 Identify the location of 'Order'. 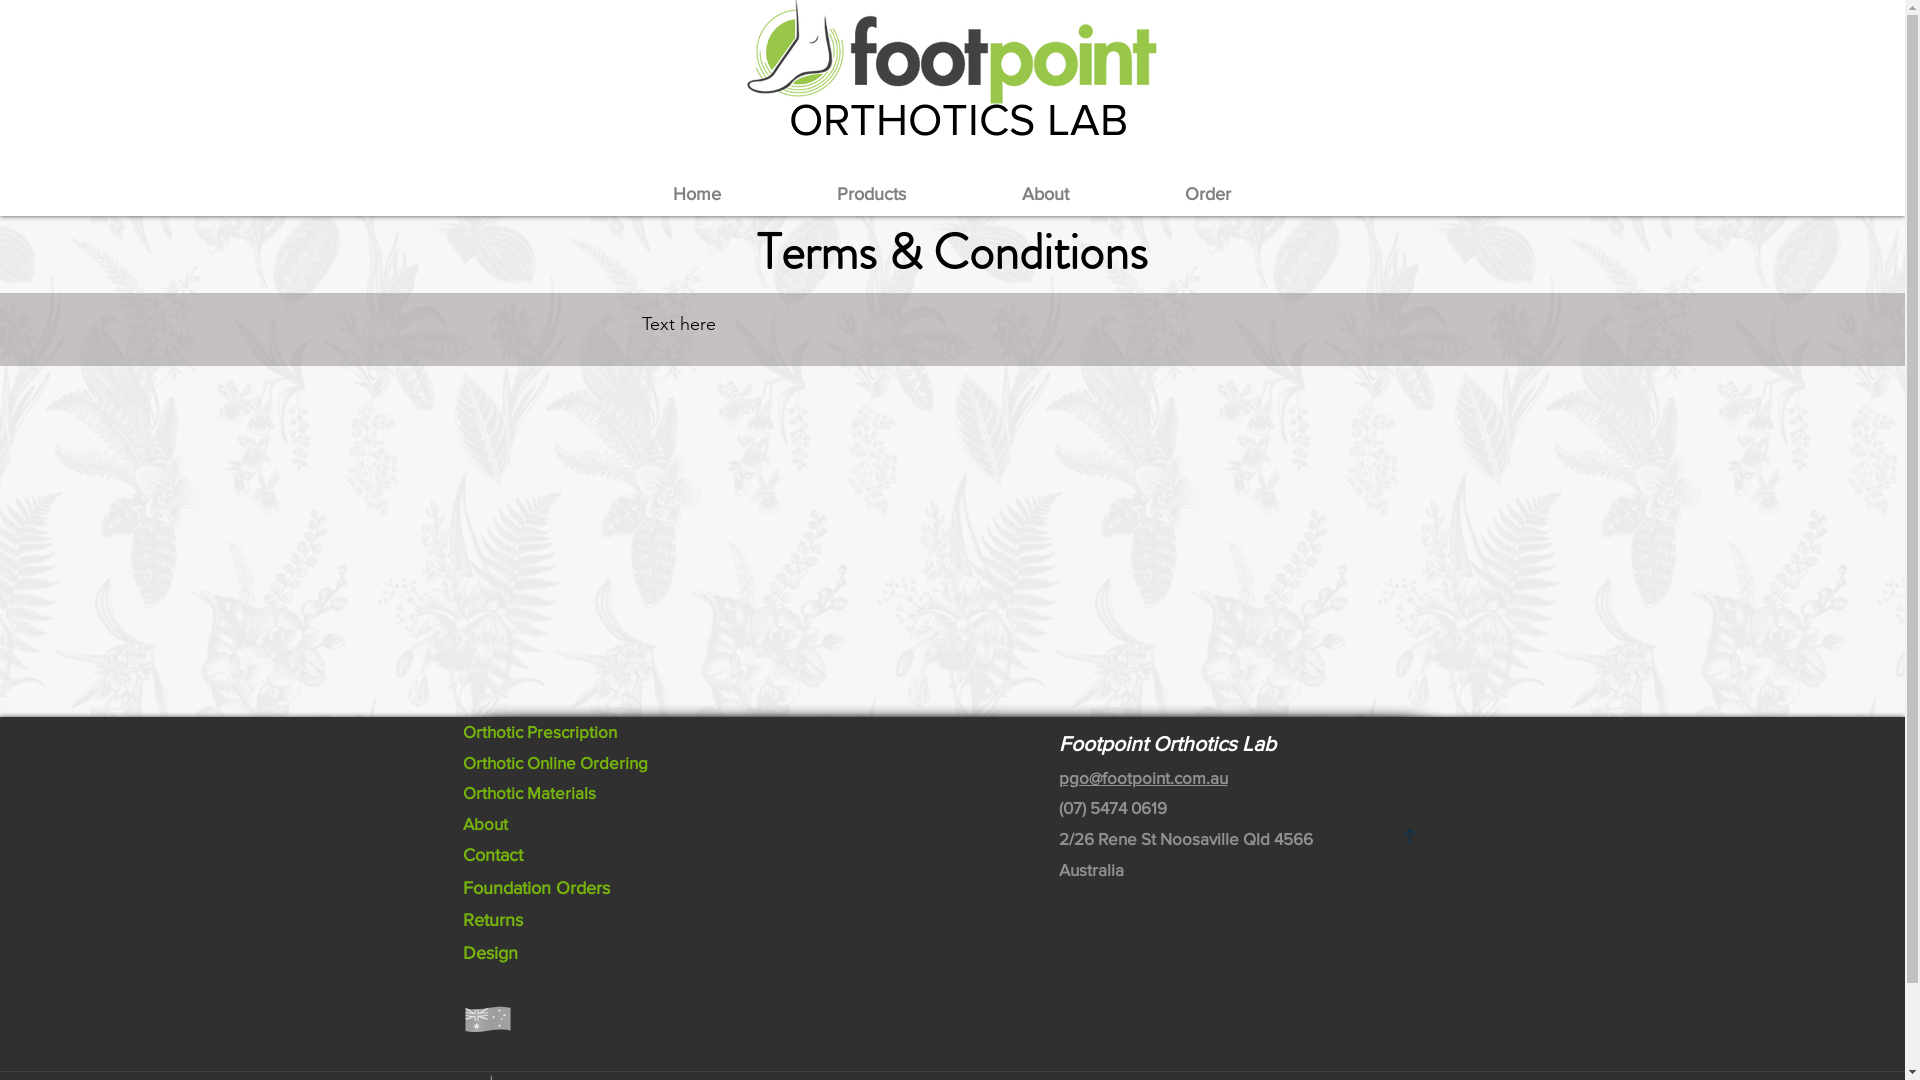
(1205, 194).